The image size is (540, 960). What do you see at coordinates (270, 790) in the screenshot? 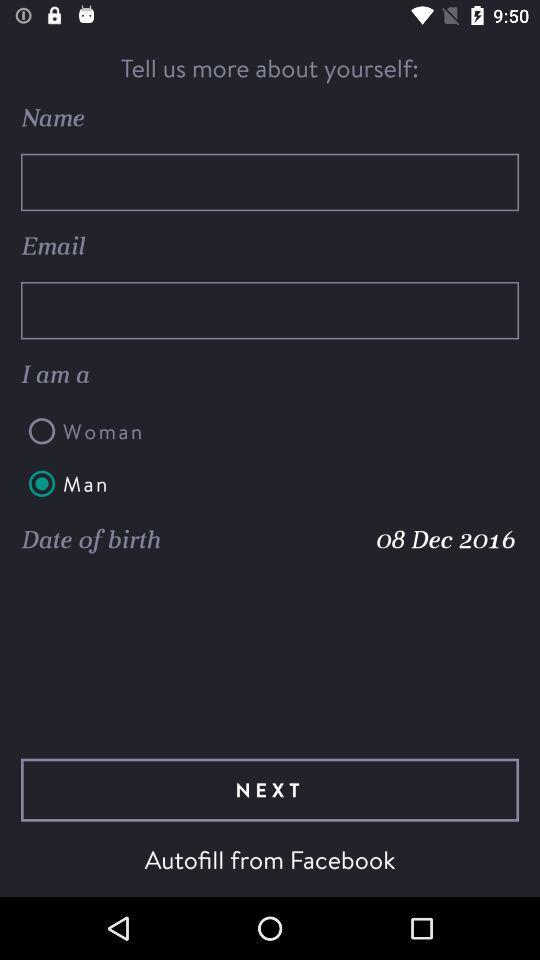
I see `the icon below date of birth item` at bounding box center [270, 790].